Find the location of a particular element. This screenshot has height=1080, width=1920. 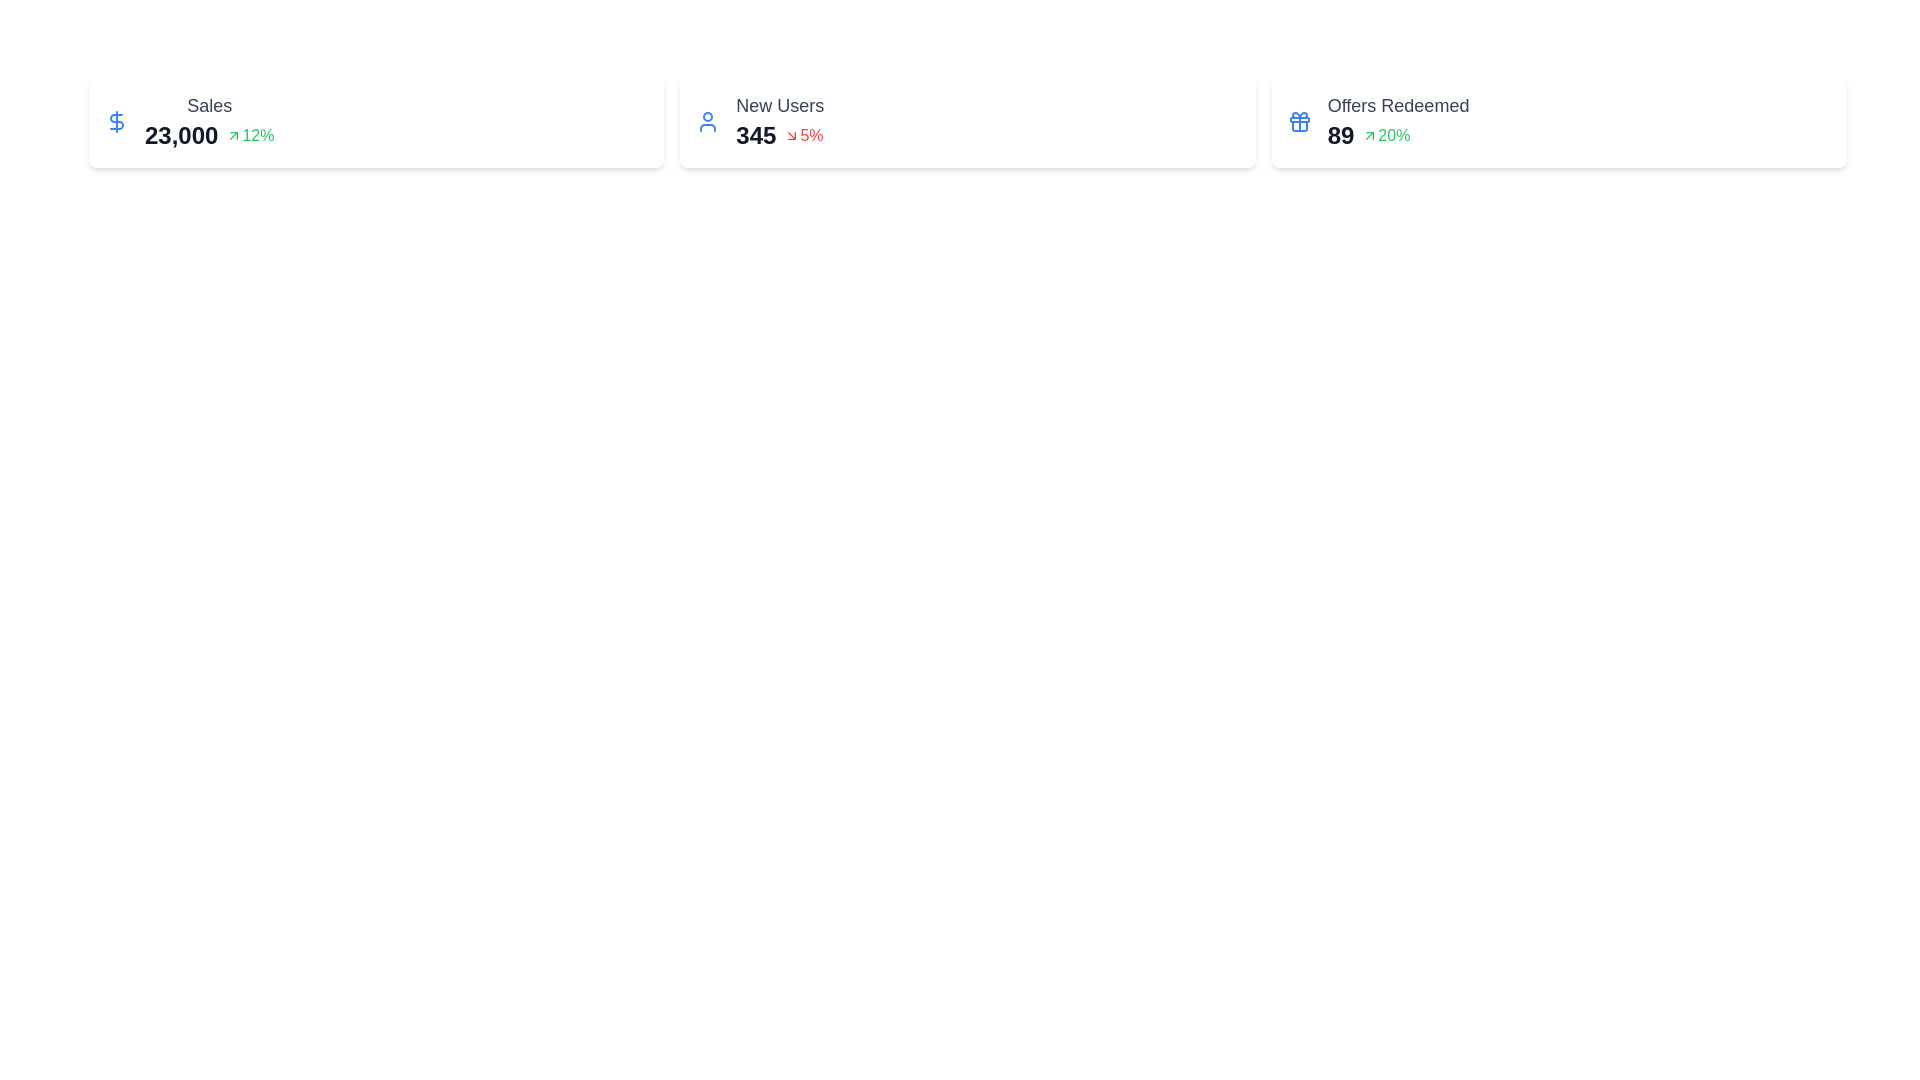

the upward right arrow icon indicating a 12% trend change, located to the left of the '12%' text within the Sales metric box is located at coordinates (234, 135).